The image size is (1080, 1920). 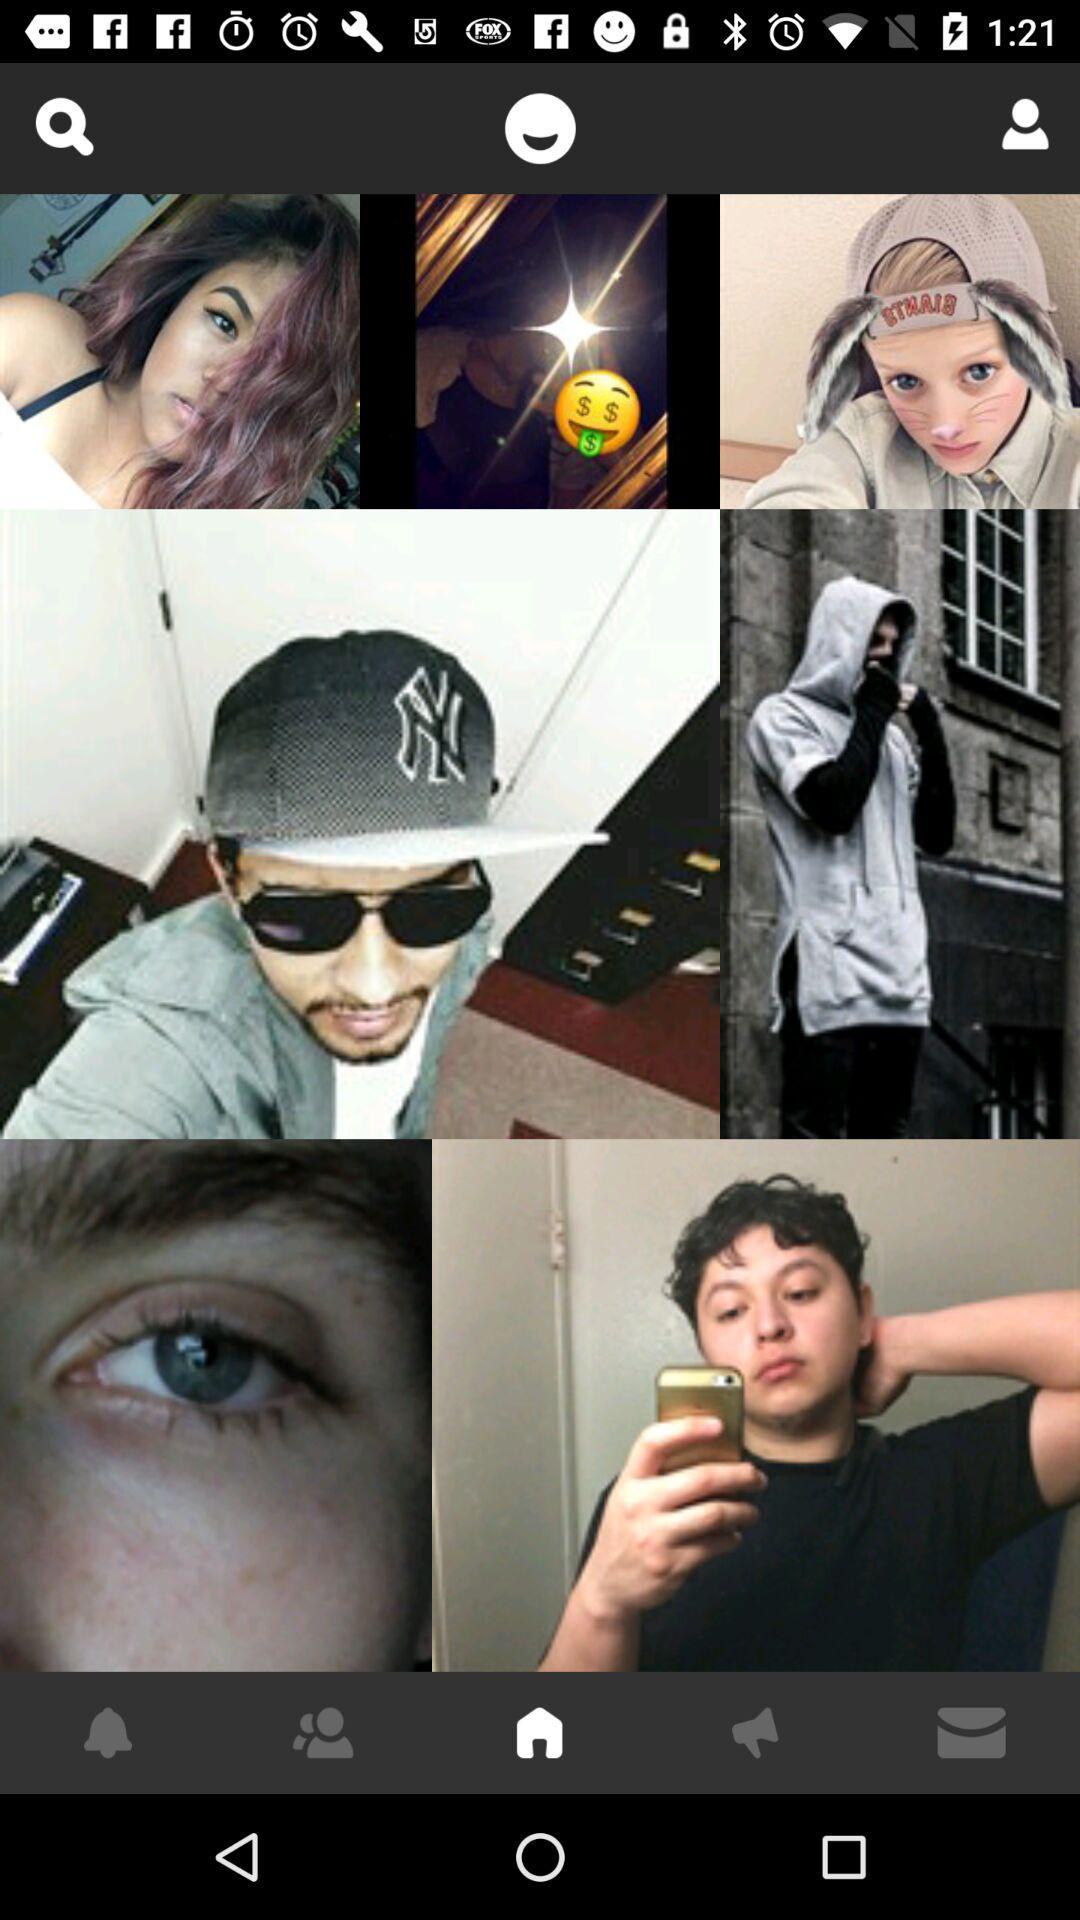 What do you see at coordinates (62, 125) in the screenshot?
I see `search bar` at bounding box center [62, 125].